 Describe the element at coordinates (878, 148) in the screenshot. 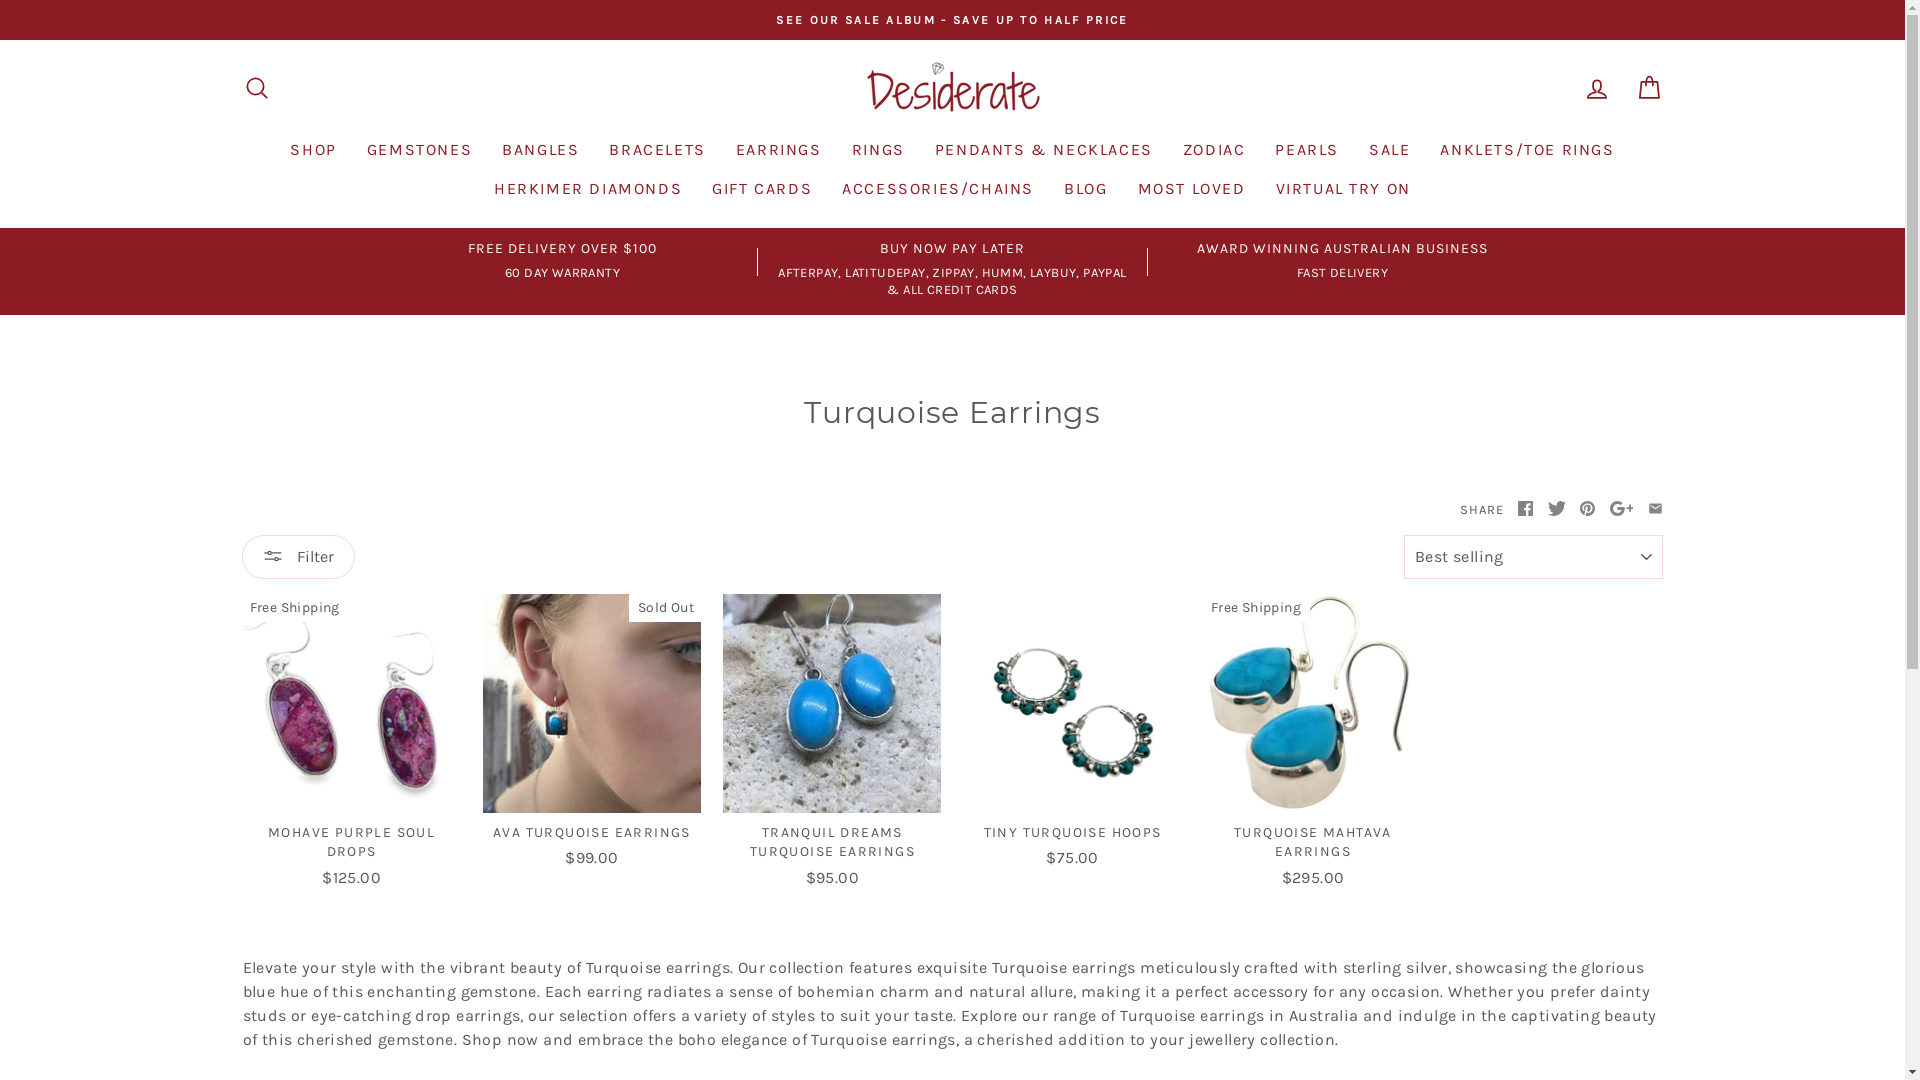

I see `'RINGS'` at that location.